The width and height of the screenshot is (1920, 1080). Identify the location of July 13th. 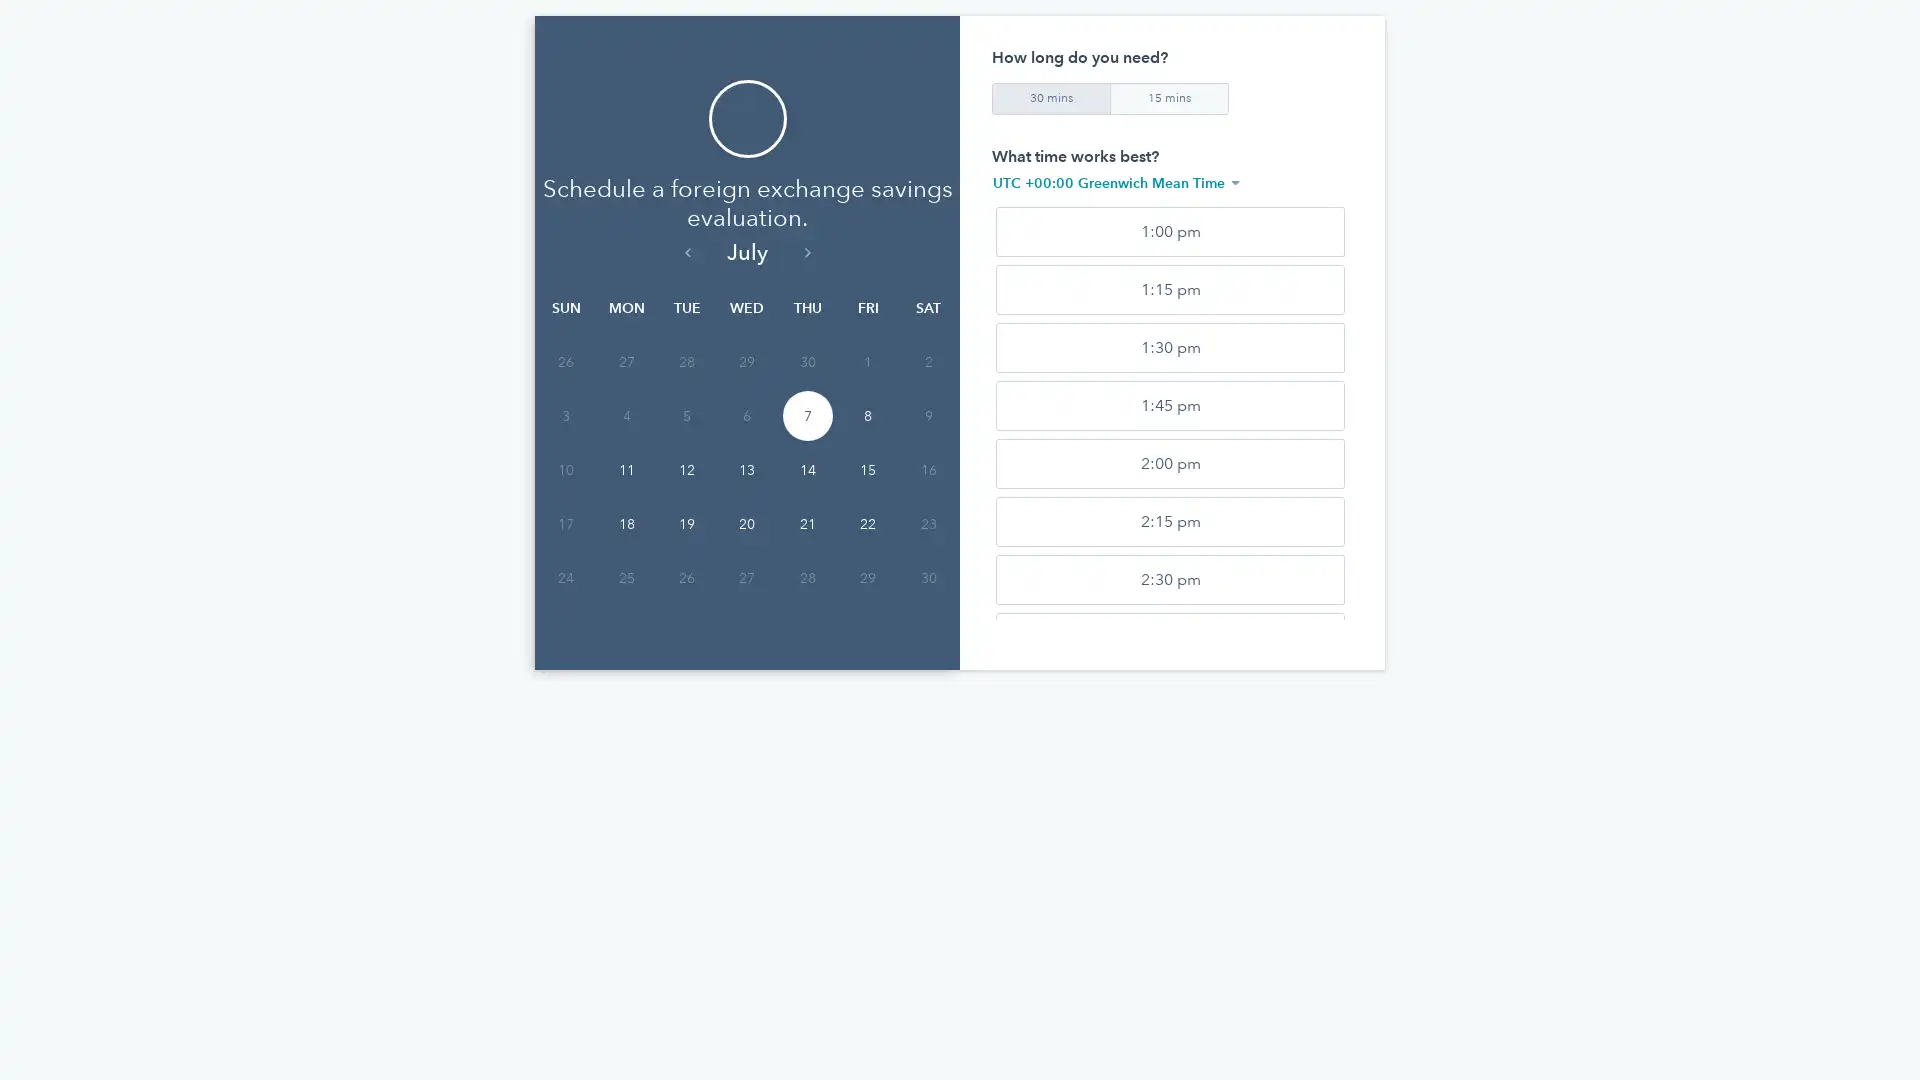
(746, 470).